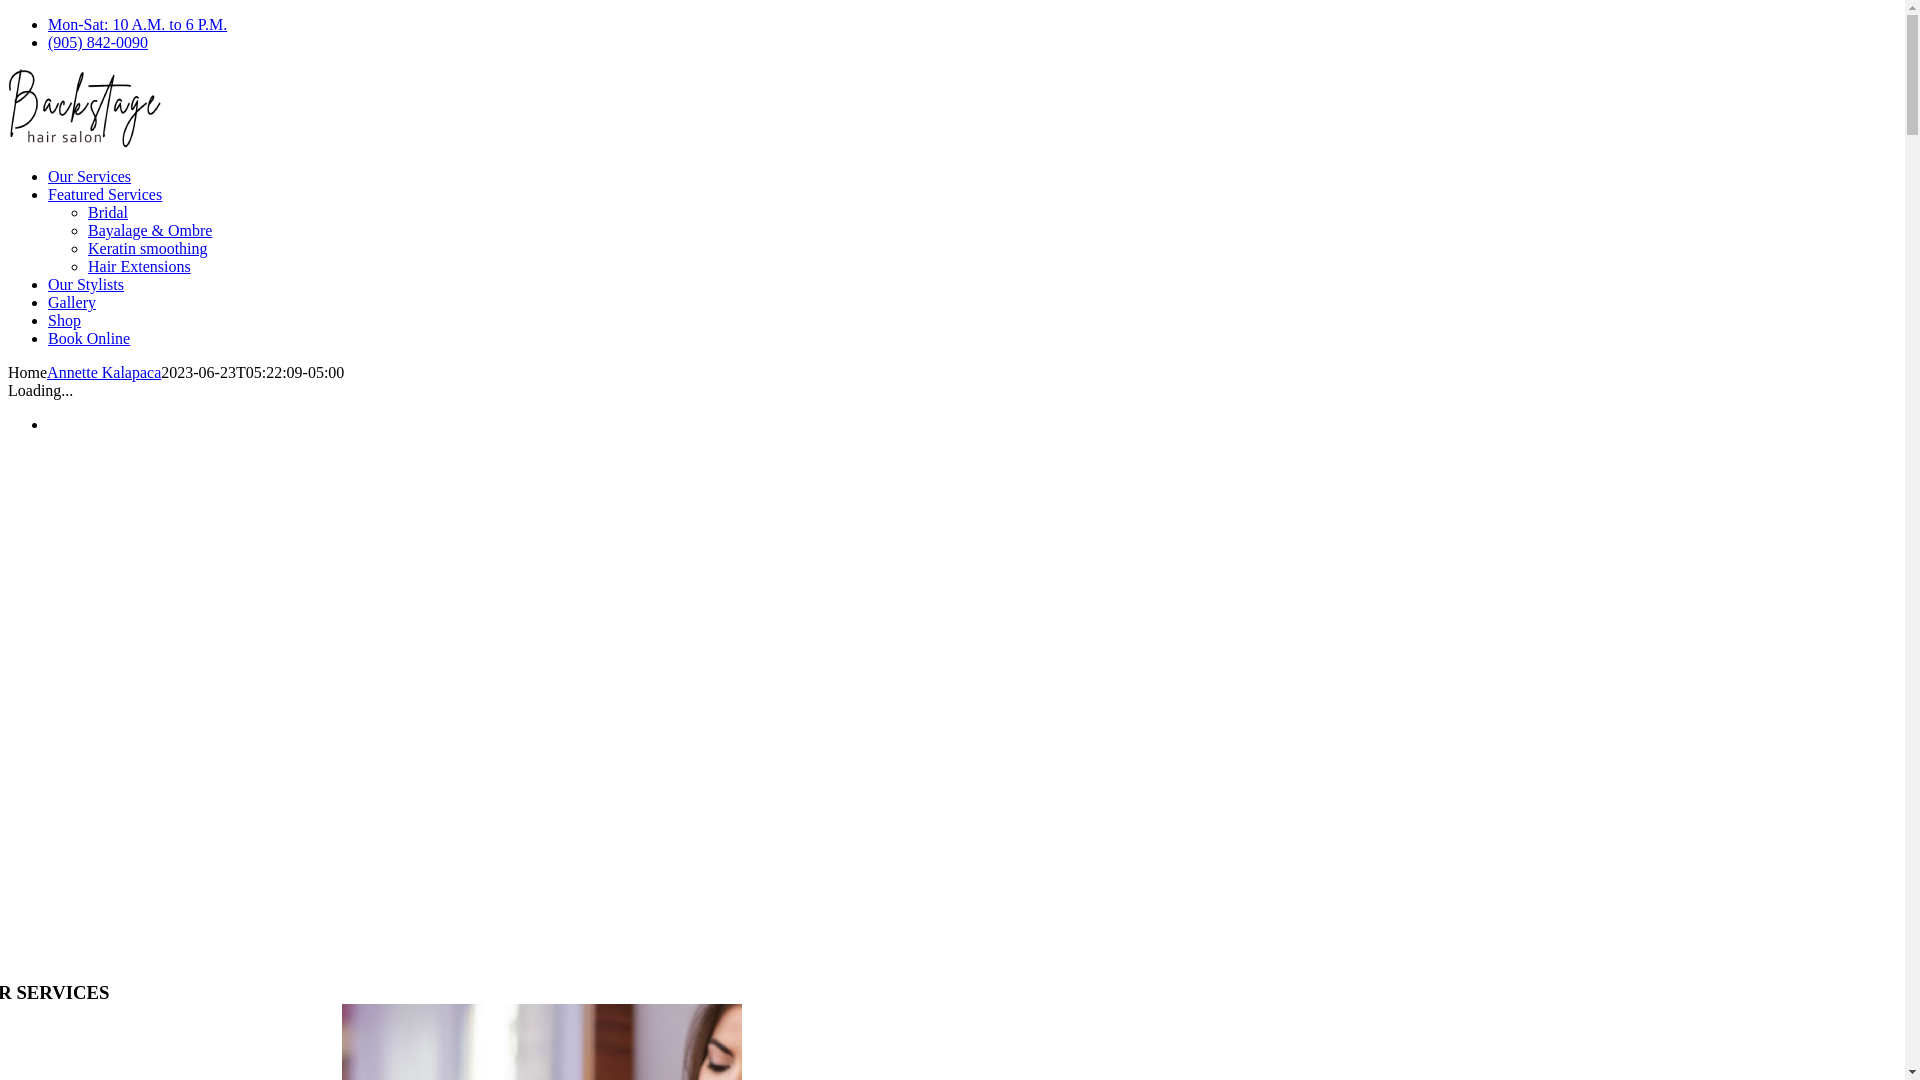 Image resolution: width=1920 pixels, height=1080 pixels. I want to click on 'Gallery', so click(72, 302).